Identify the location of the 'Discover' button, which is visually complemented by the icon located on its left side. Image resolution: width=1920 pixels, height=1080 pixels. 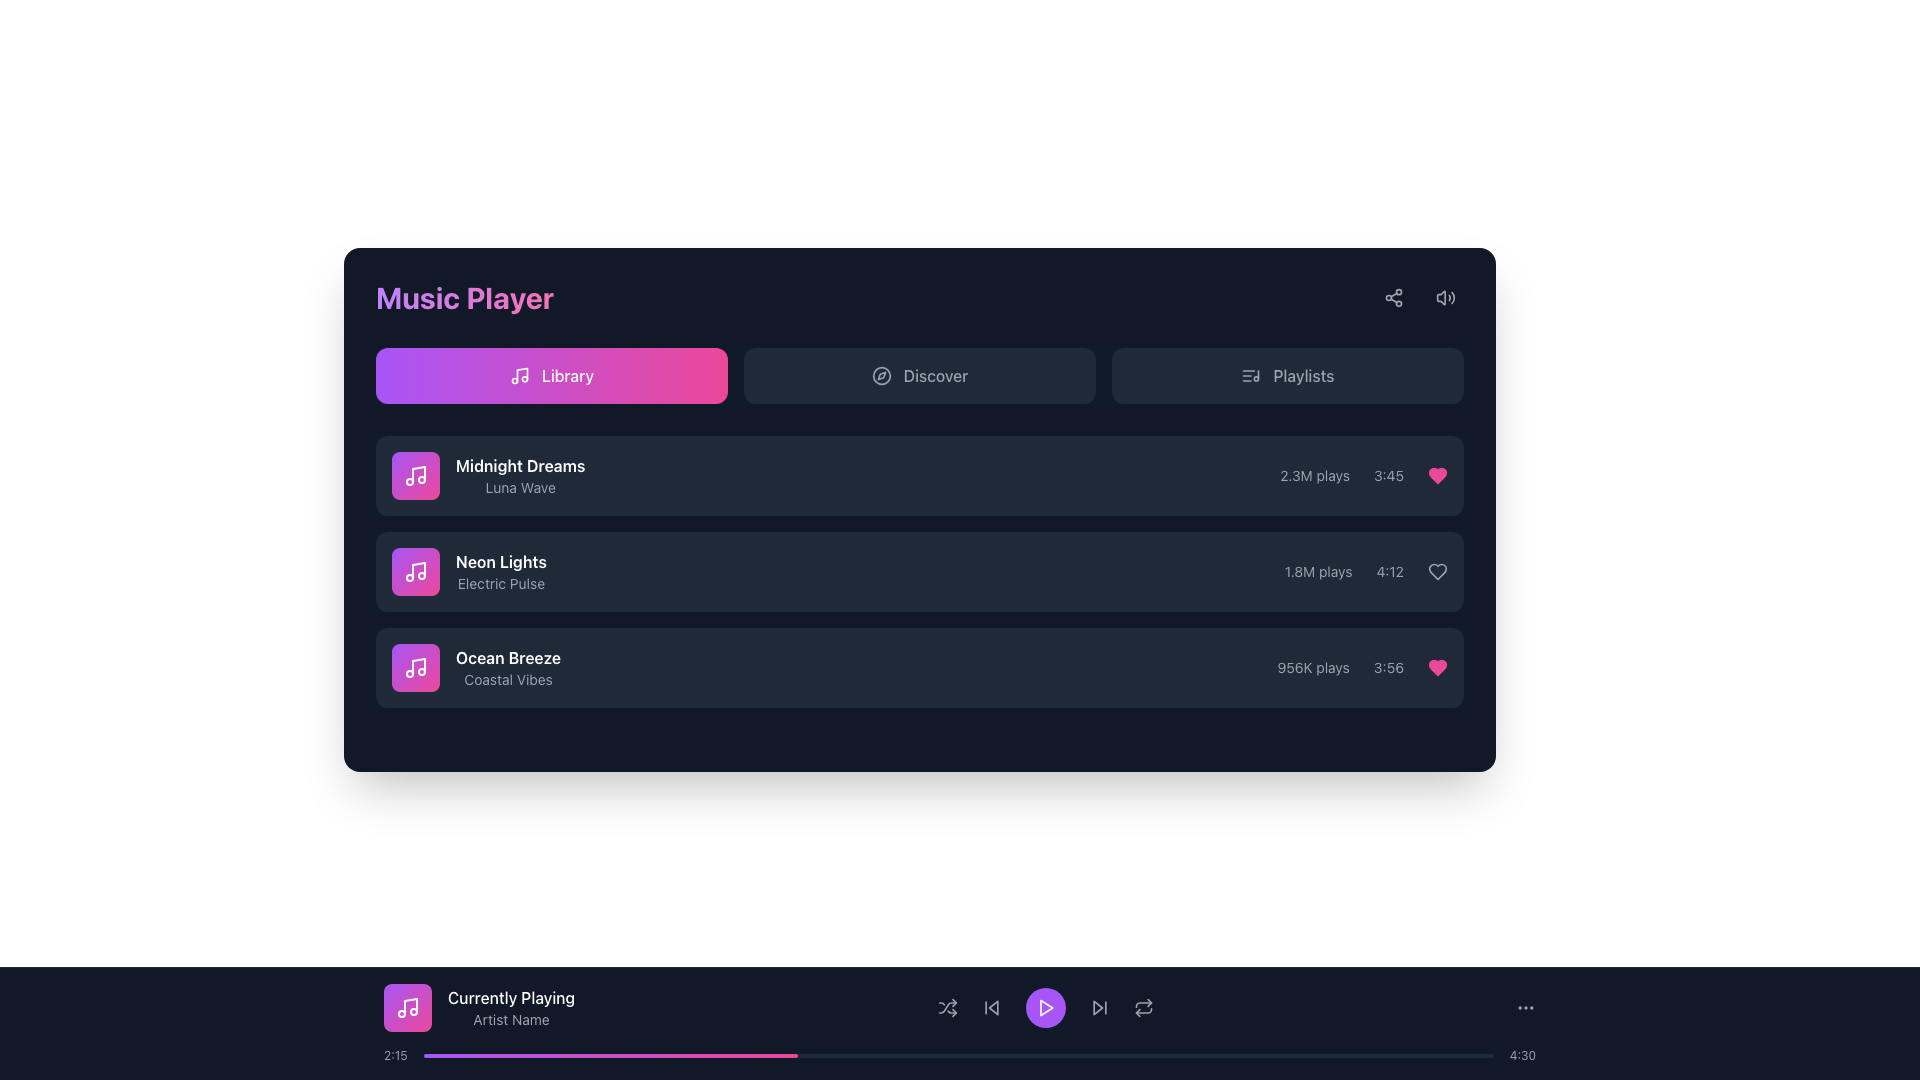
(880, 375).